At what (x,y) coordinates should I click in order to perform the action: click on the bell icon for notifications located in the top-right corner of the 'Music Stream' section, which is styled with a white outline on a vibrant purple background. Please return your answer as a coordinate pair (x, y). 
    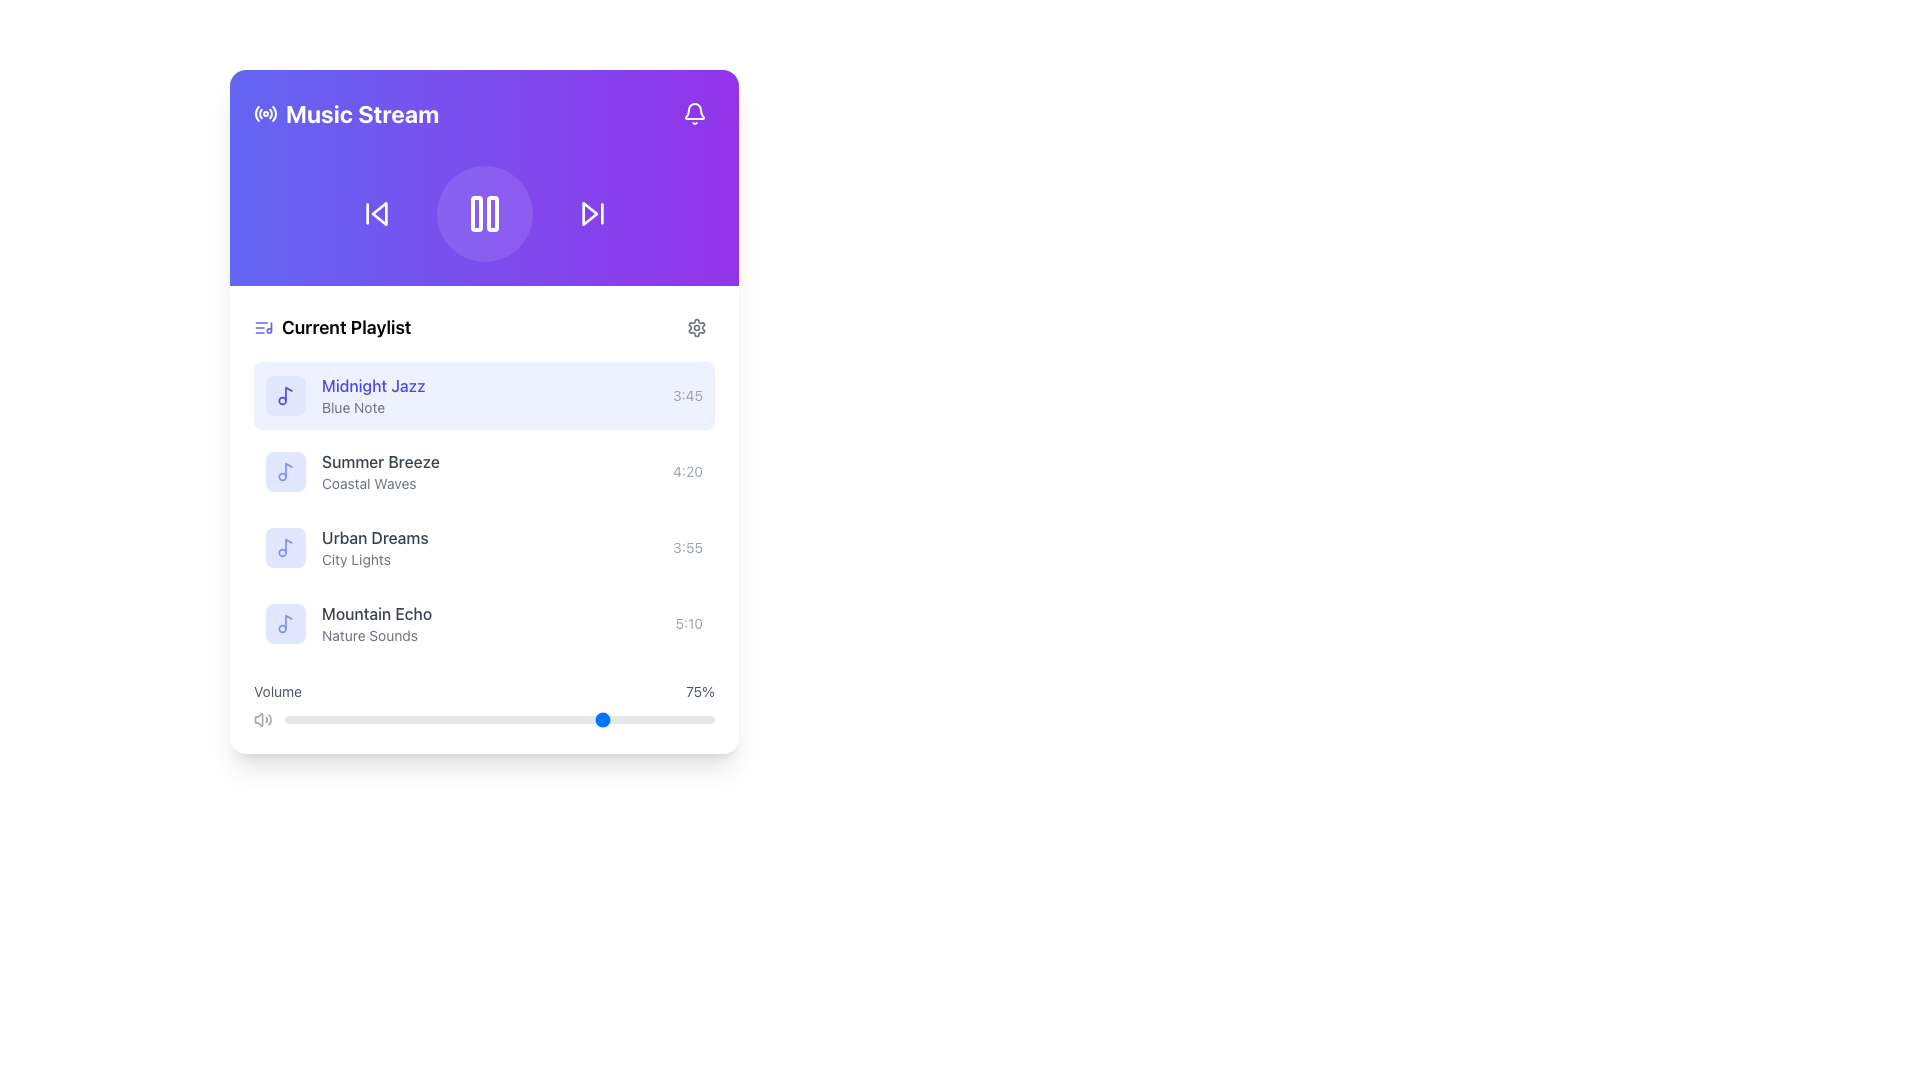
    Looking at the image, I should click on (695, 114).